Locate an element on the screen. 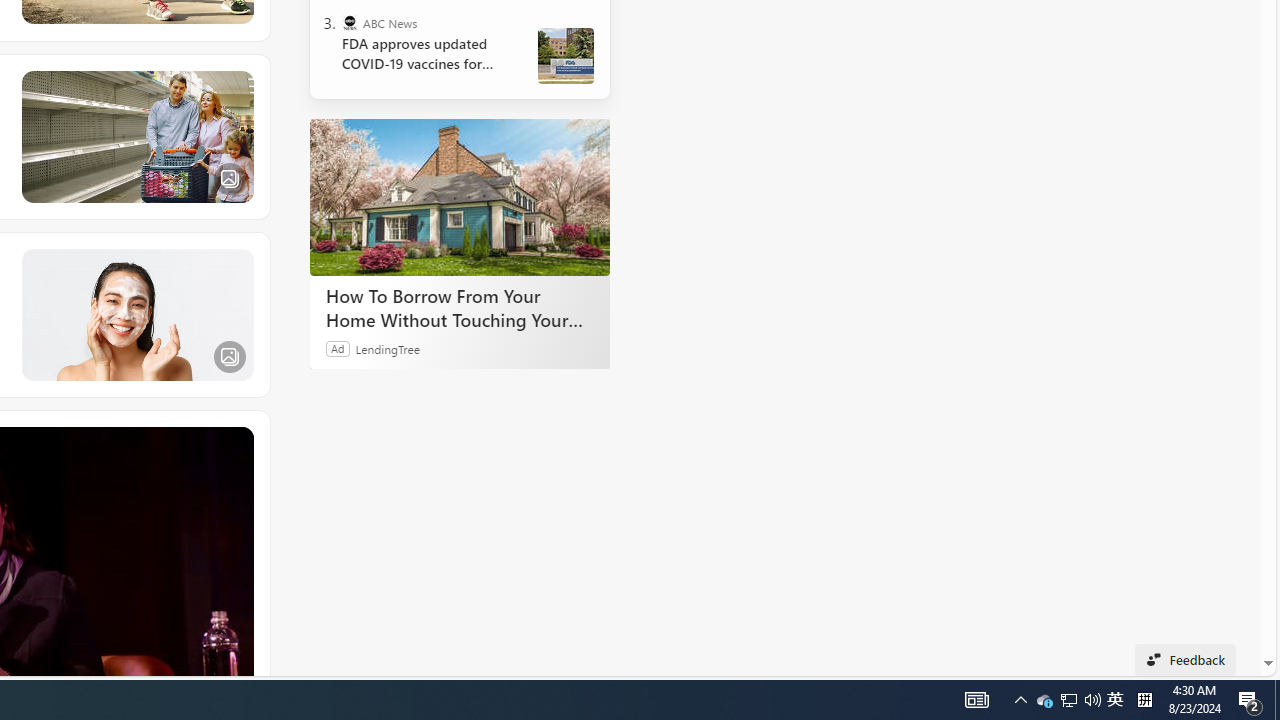 The image size is (1280, 720). 'ABC News' is located at coordinates (350, 23).